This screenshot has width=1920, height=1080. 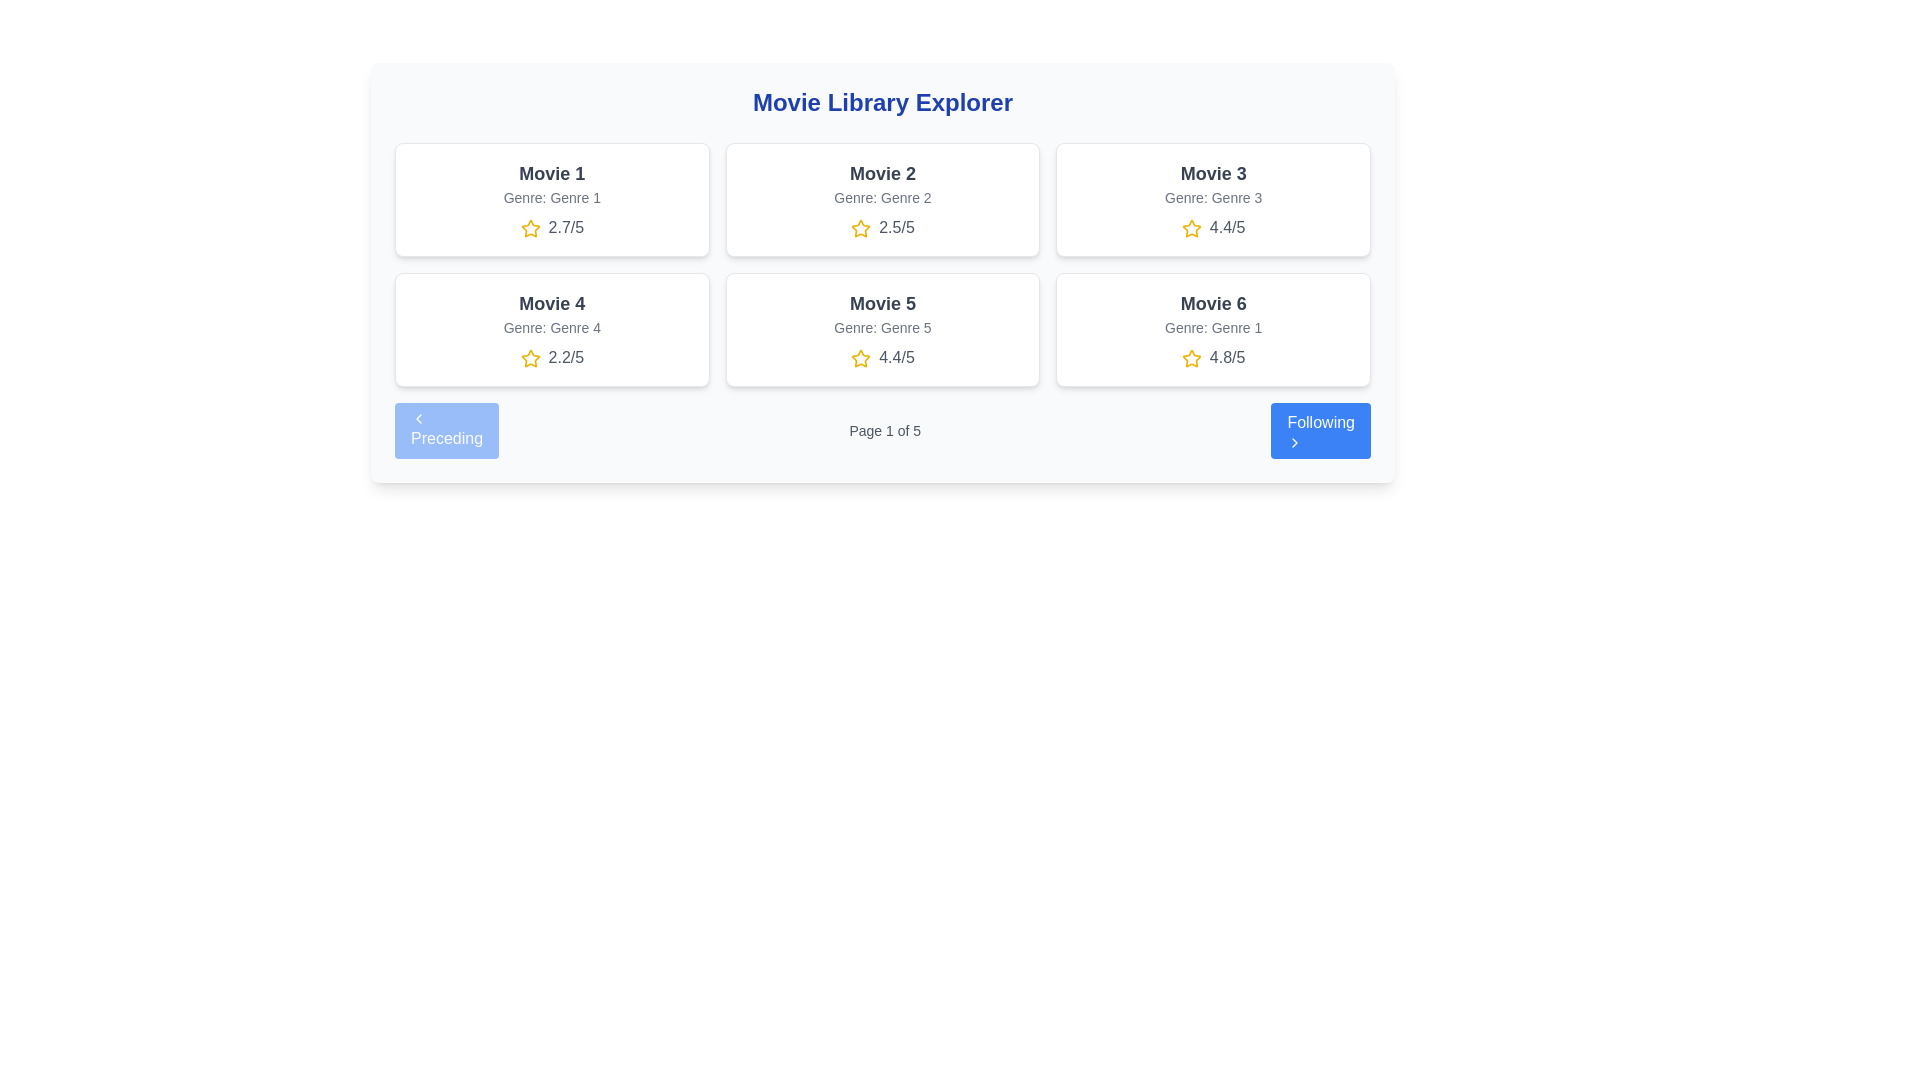 I want to click on text label indicating the genre of the associated movie, which is 'Genre 4', positioned within the white card for 'Movie 4', so click(x=552, y=326).